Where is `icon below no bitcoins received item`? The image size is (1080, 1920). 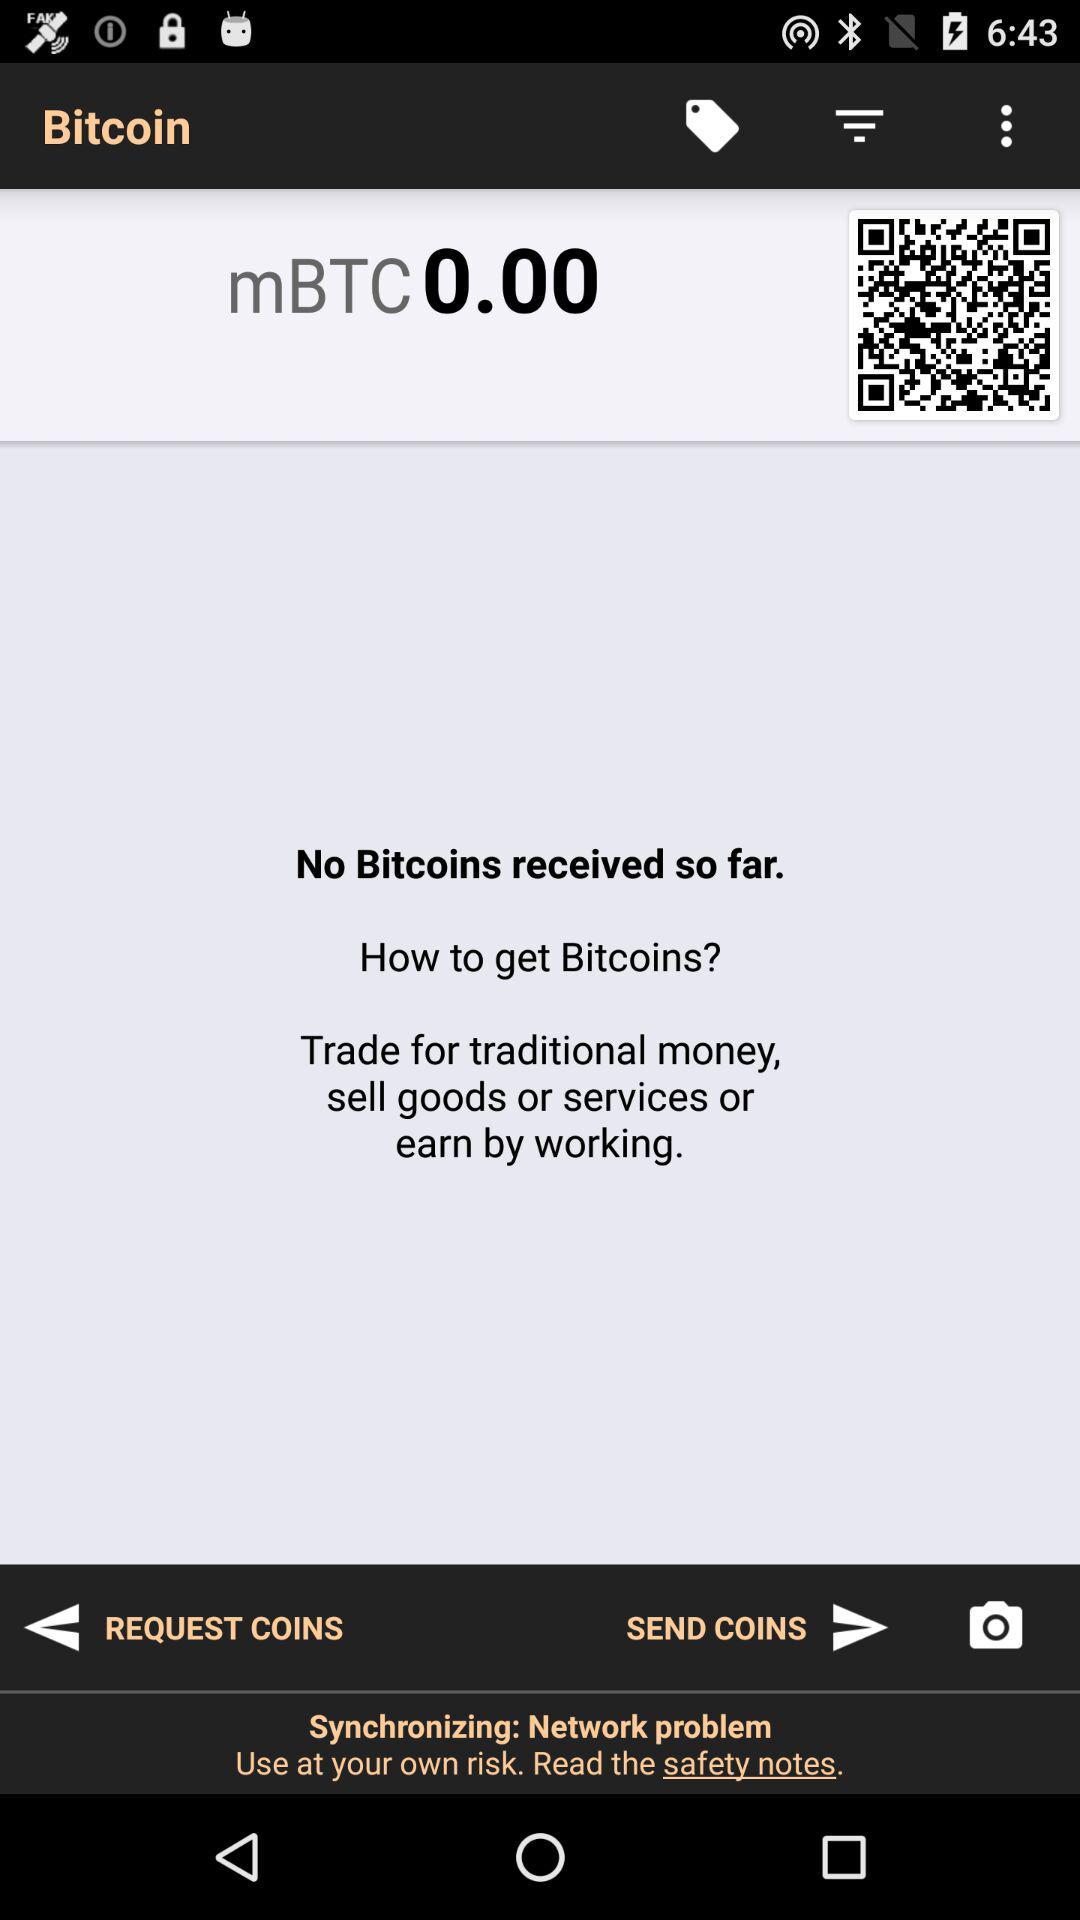
icon below no bitcoins received item is located at coordinates (182, 1627).